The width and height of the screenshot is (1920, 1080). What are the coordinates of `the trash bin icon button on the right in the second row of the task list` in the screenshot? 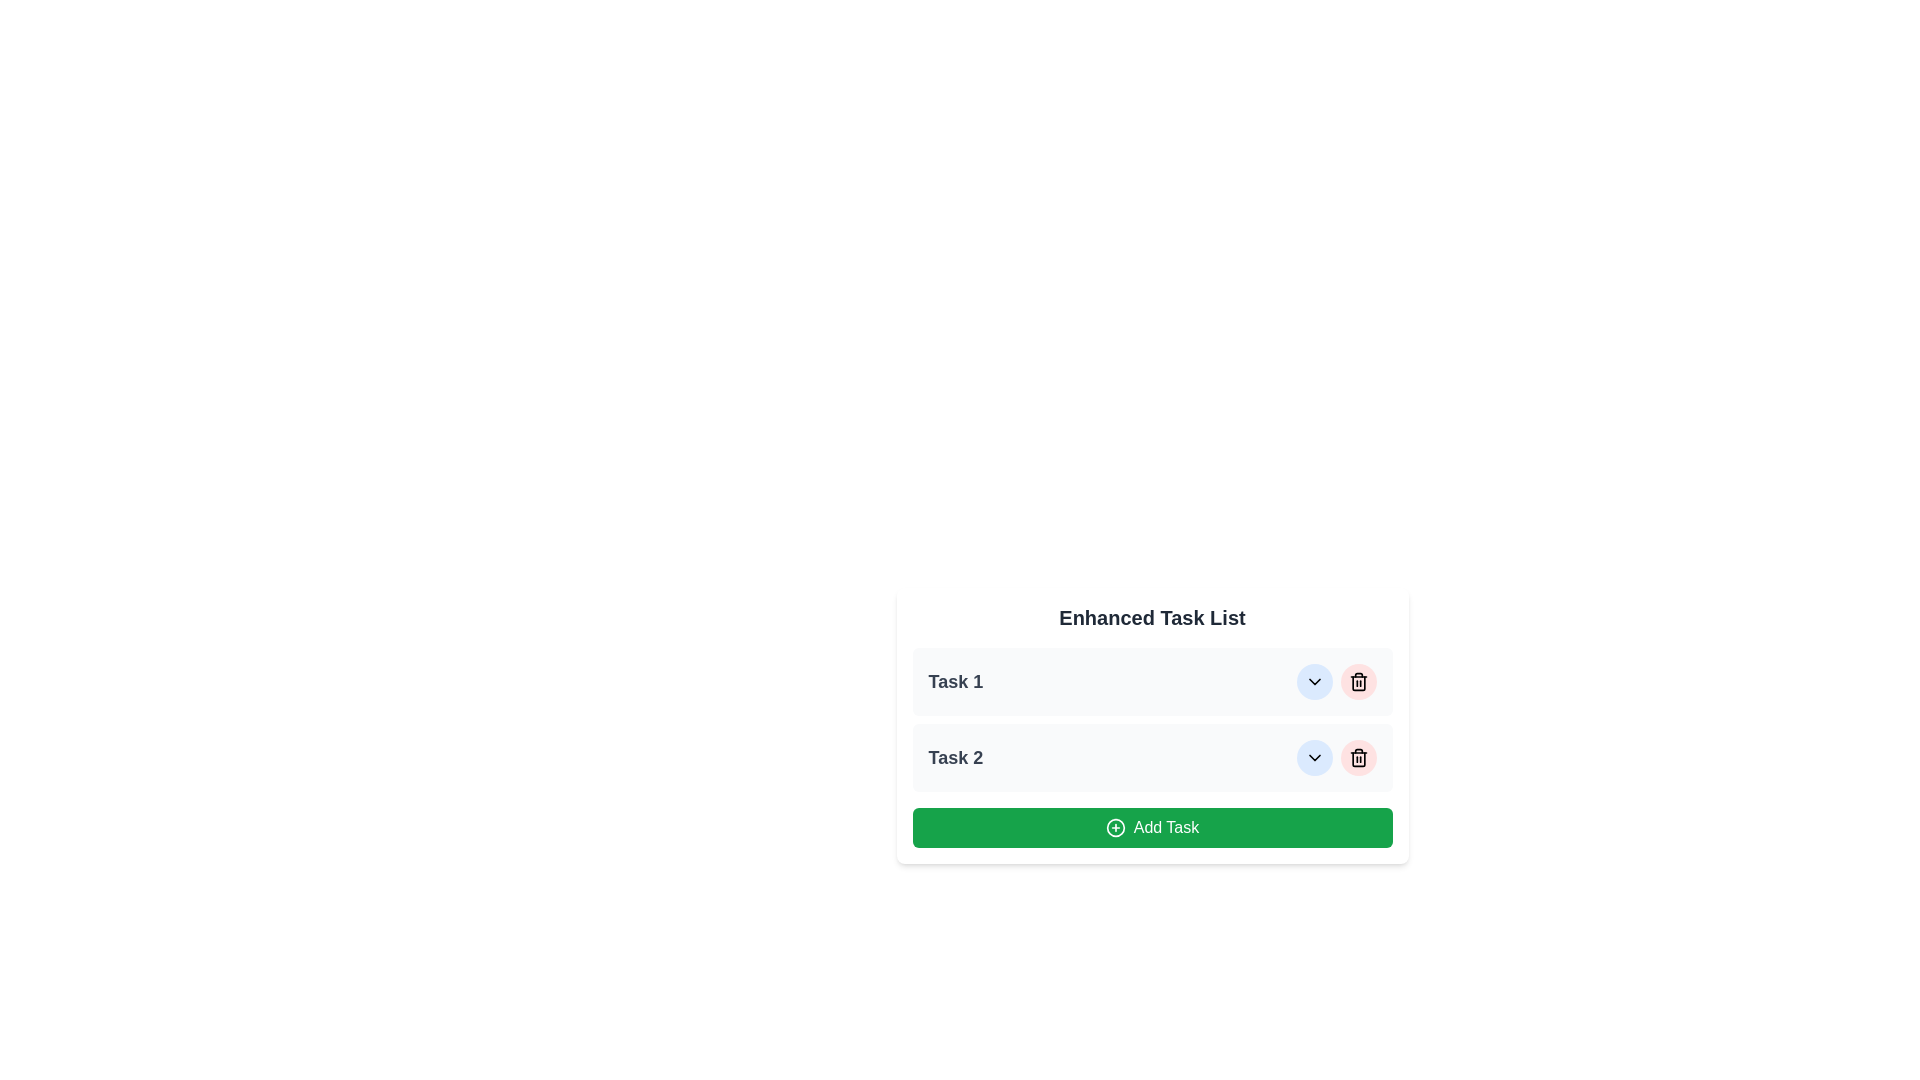 It's located at (1358, 758).